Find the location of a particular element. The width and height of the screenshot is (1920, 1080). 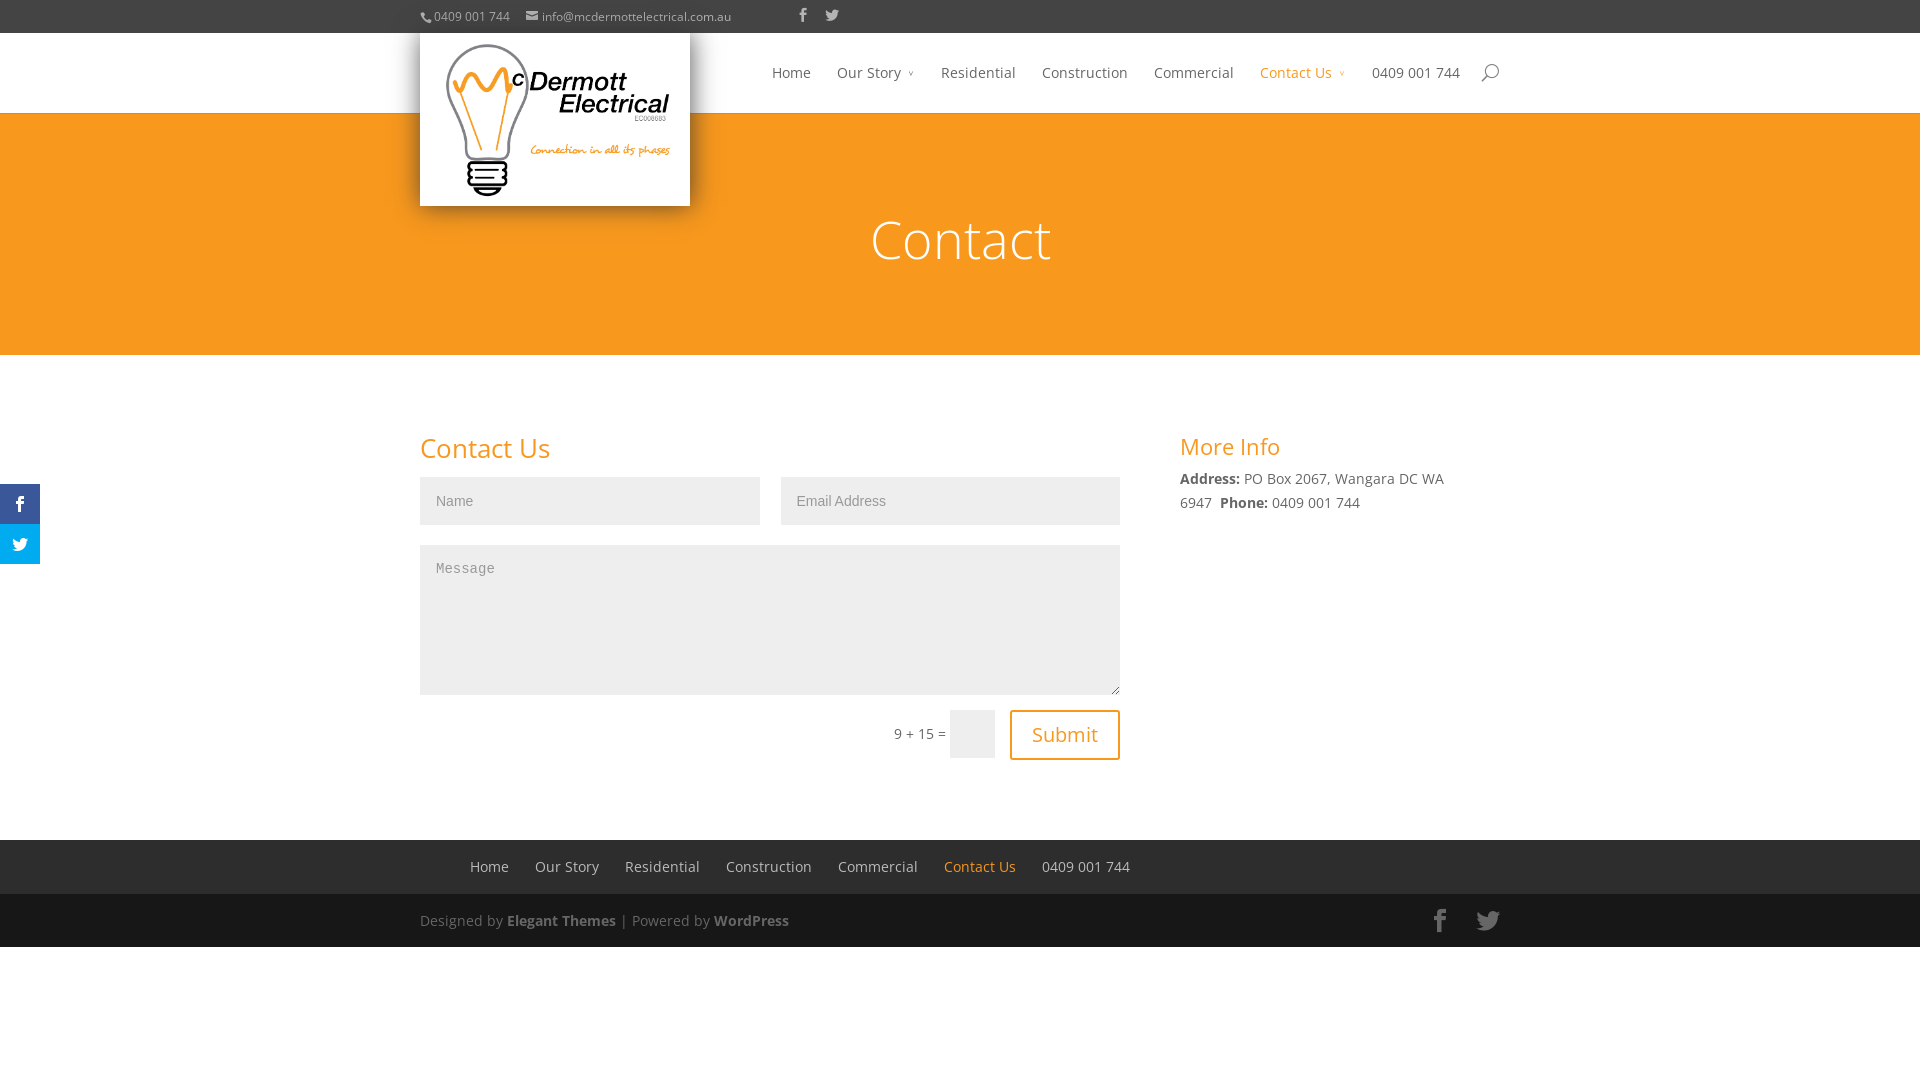

'Construction' is located at coordinates (724, 865).